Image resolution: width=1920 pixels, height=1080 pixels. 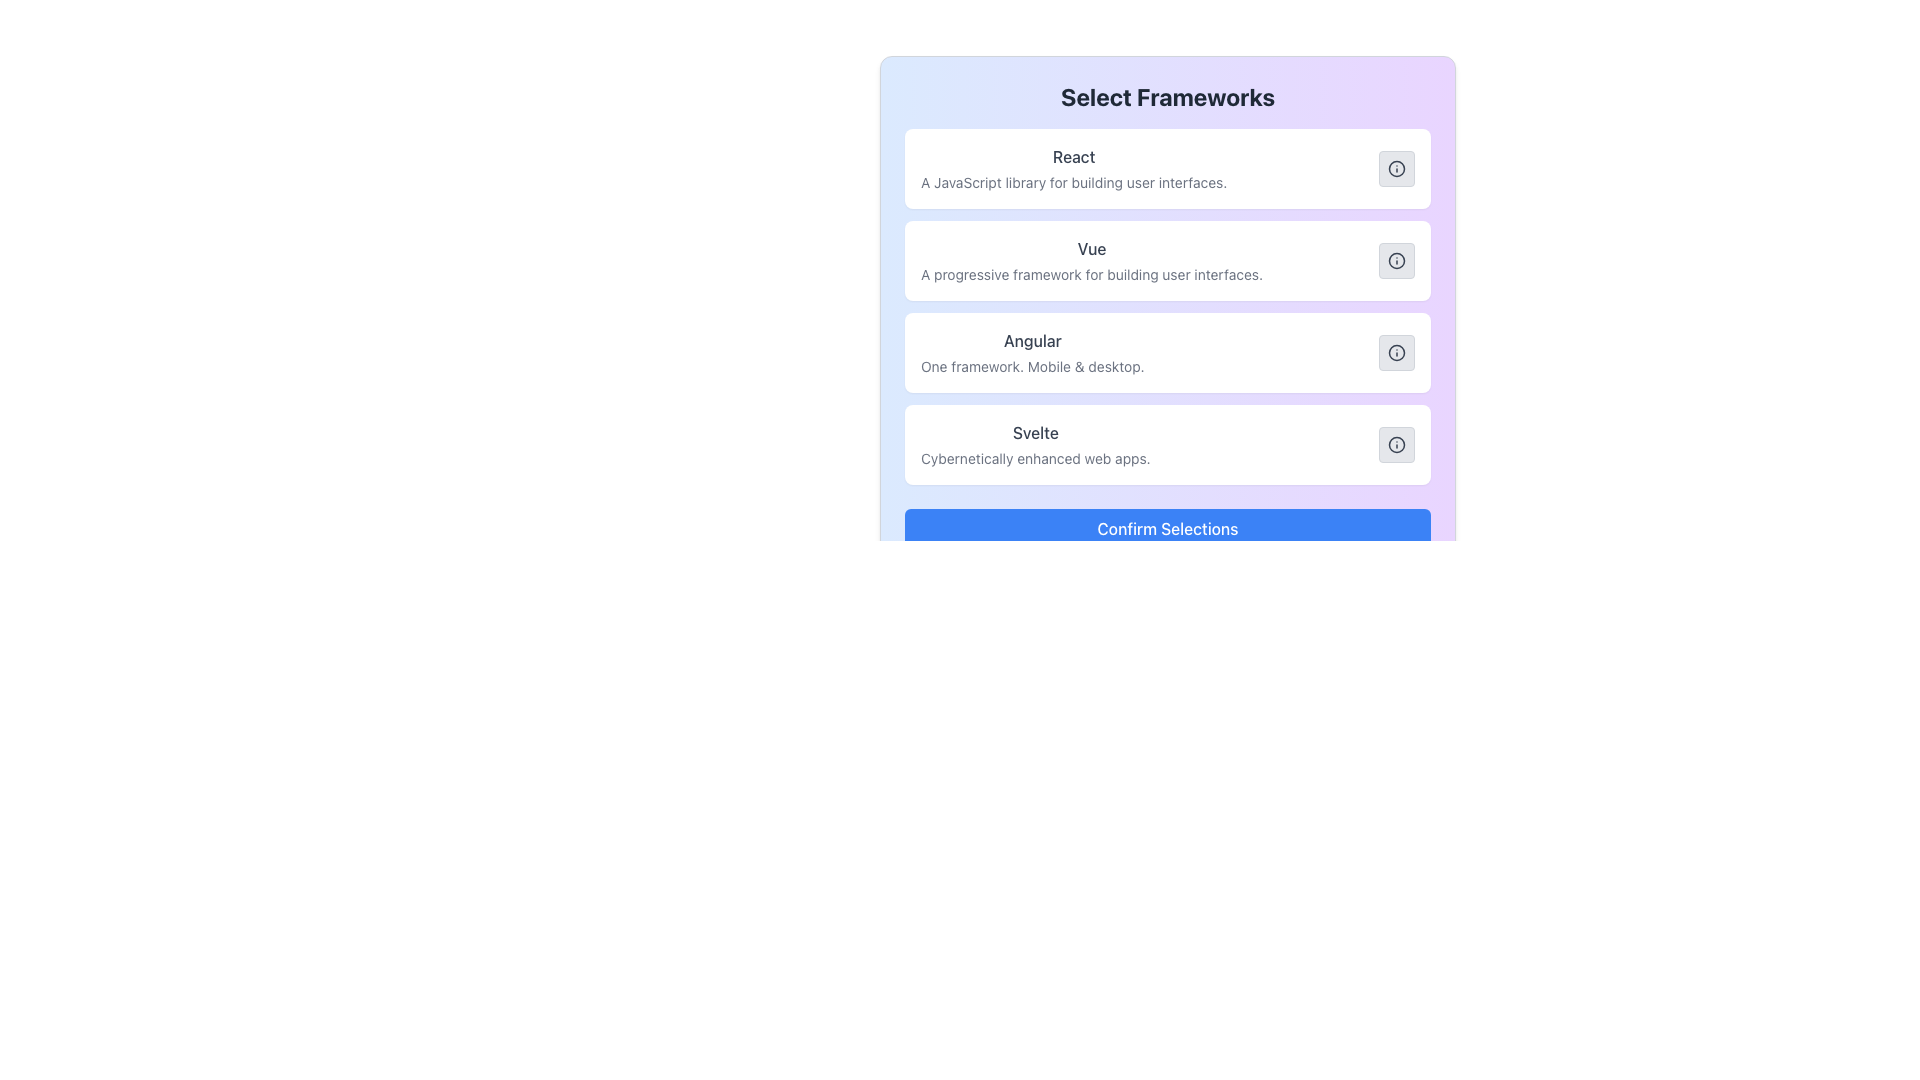 I want to click on the button located to the right of the text 'React', so click(x=1395, y=168).